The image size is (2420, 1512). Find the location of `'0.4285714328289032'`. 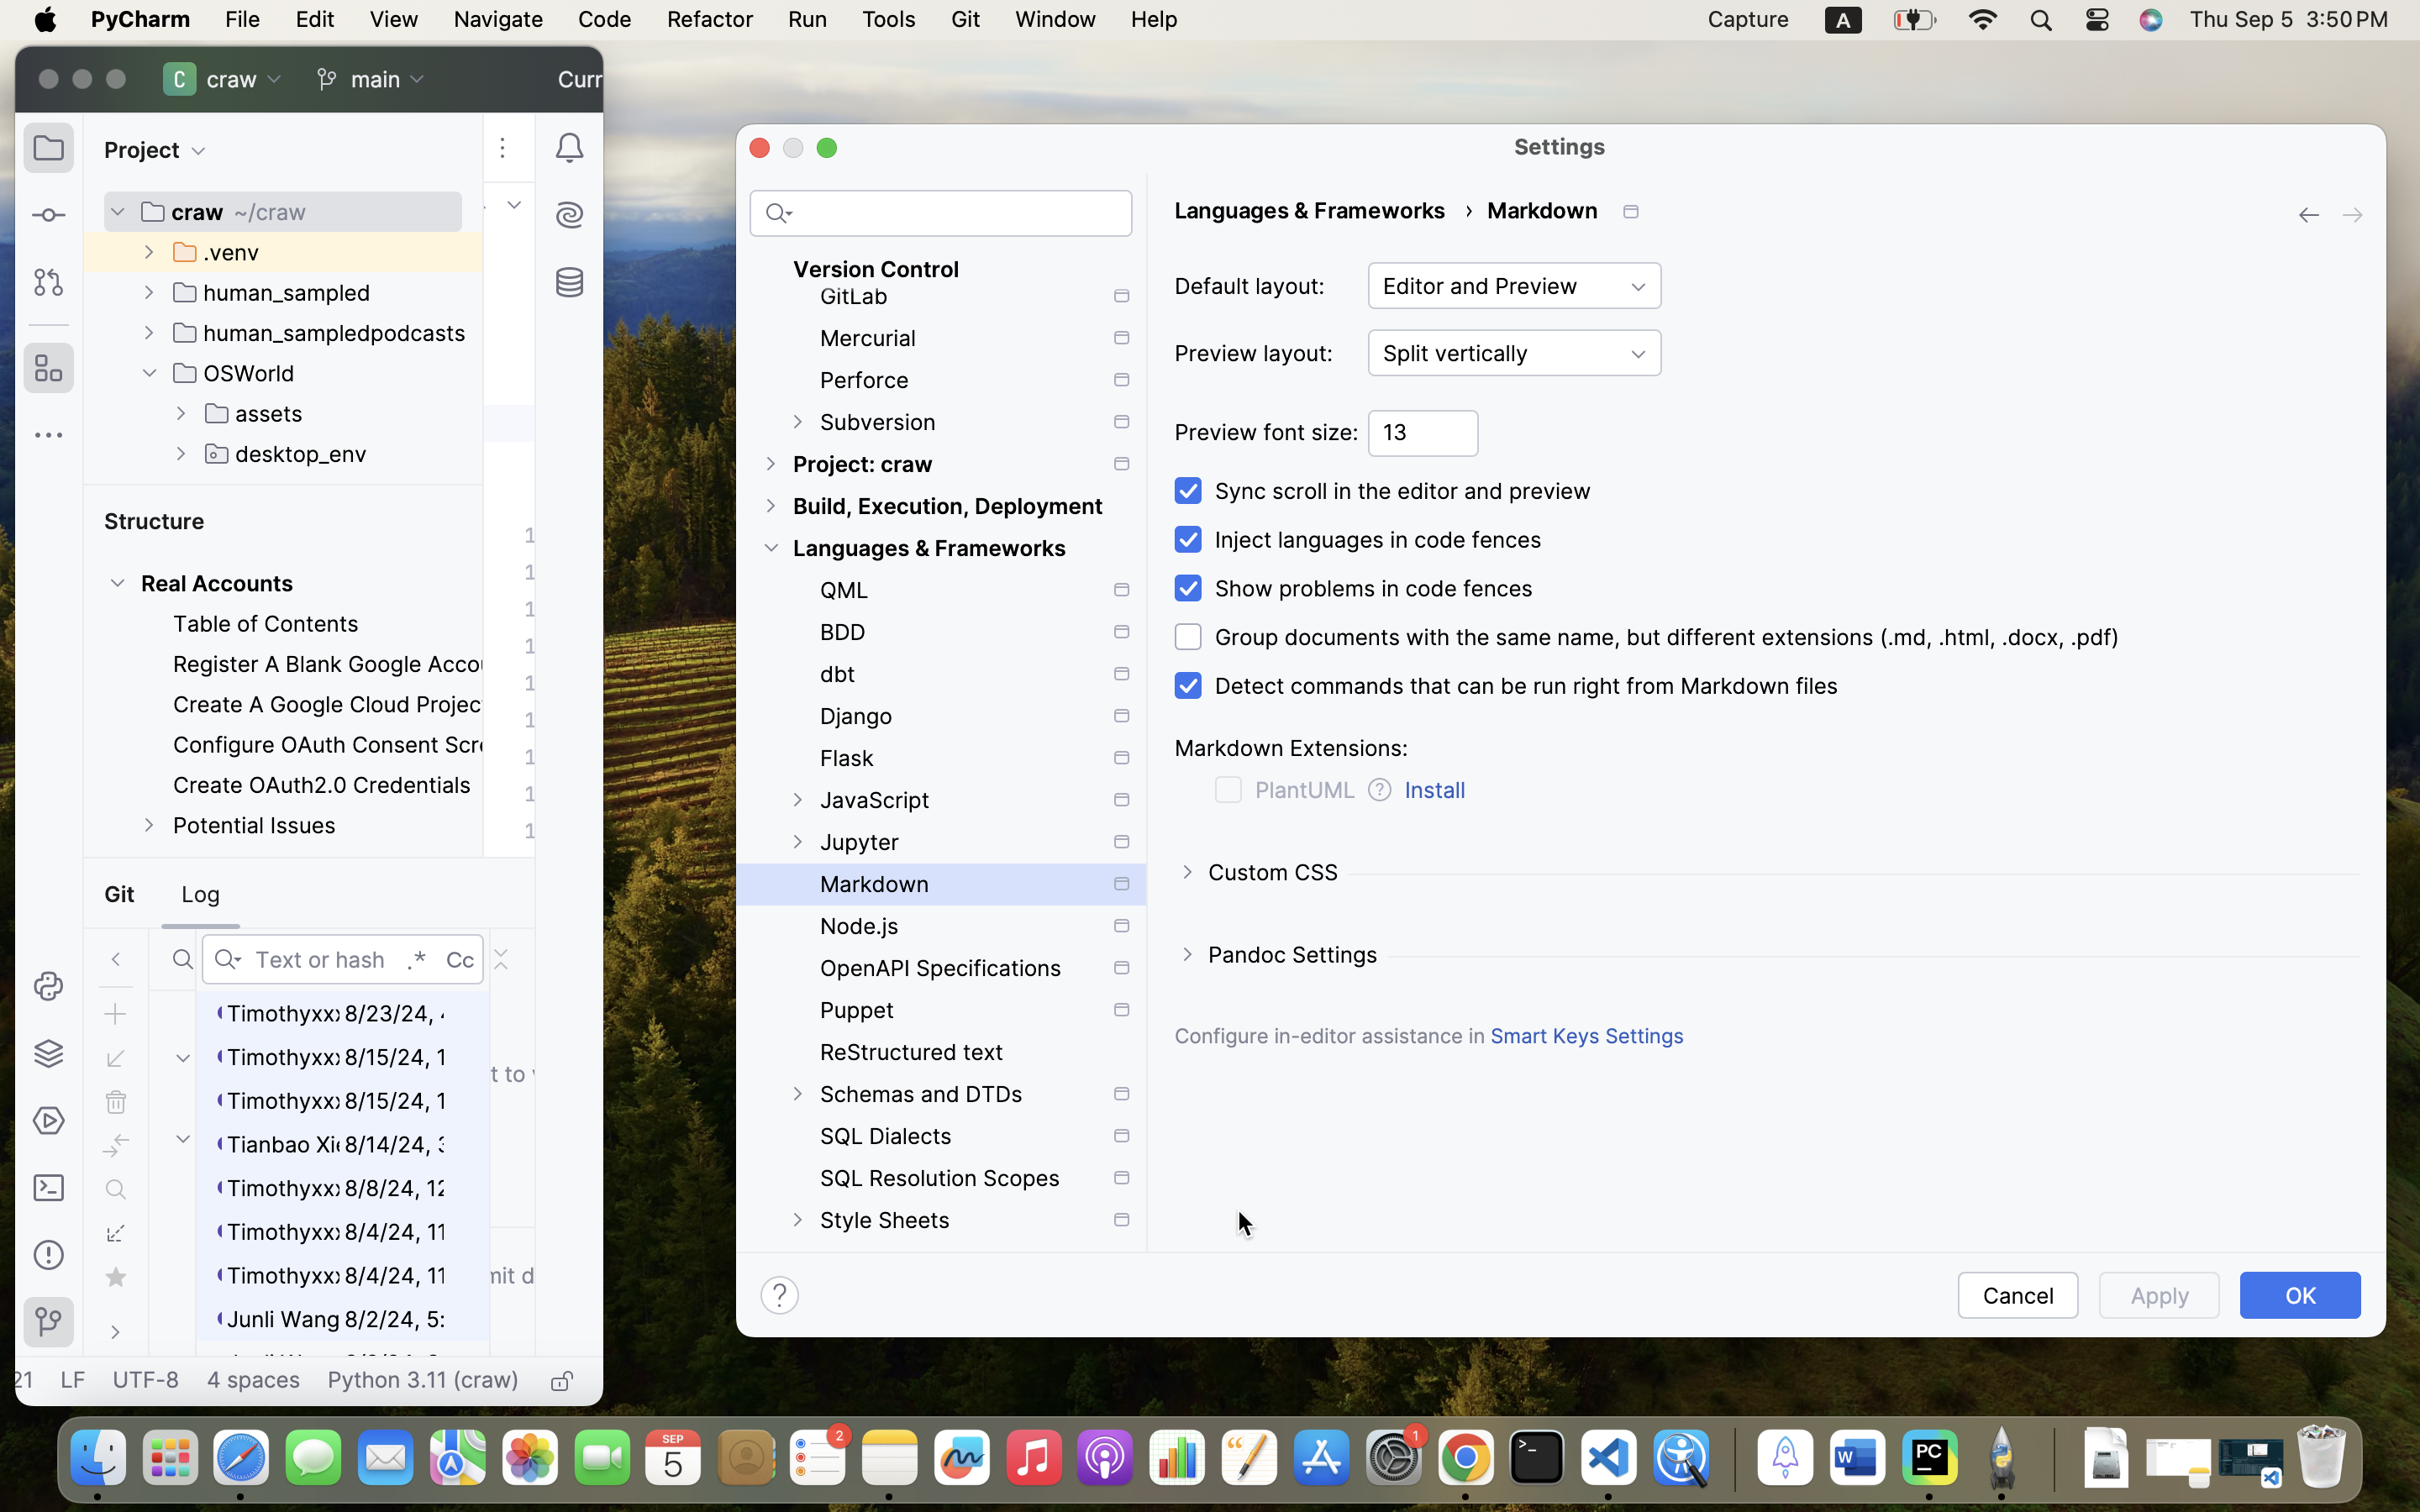

'0.4285714328289032' is located at coordinates (1730, 1458).